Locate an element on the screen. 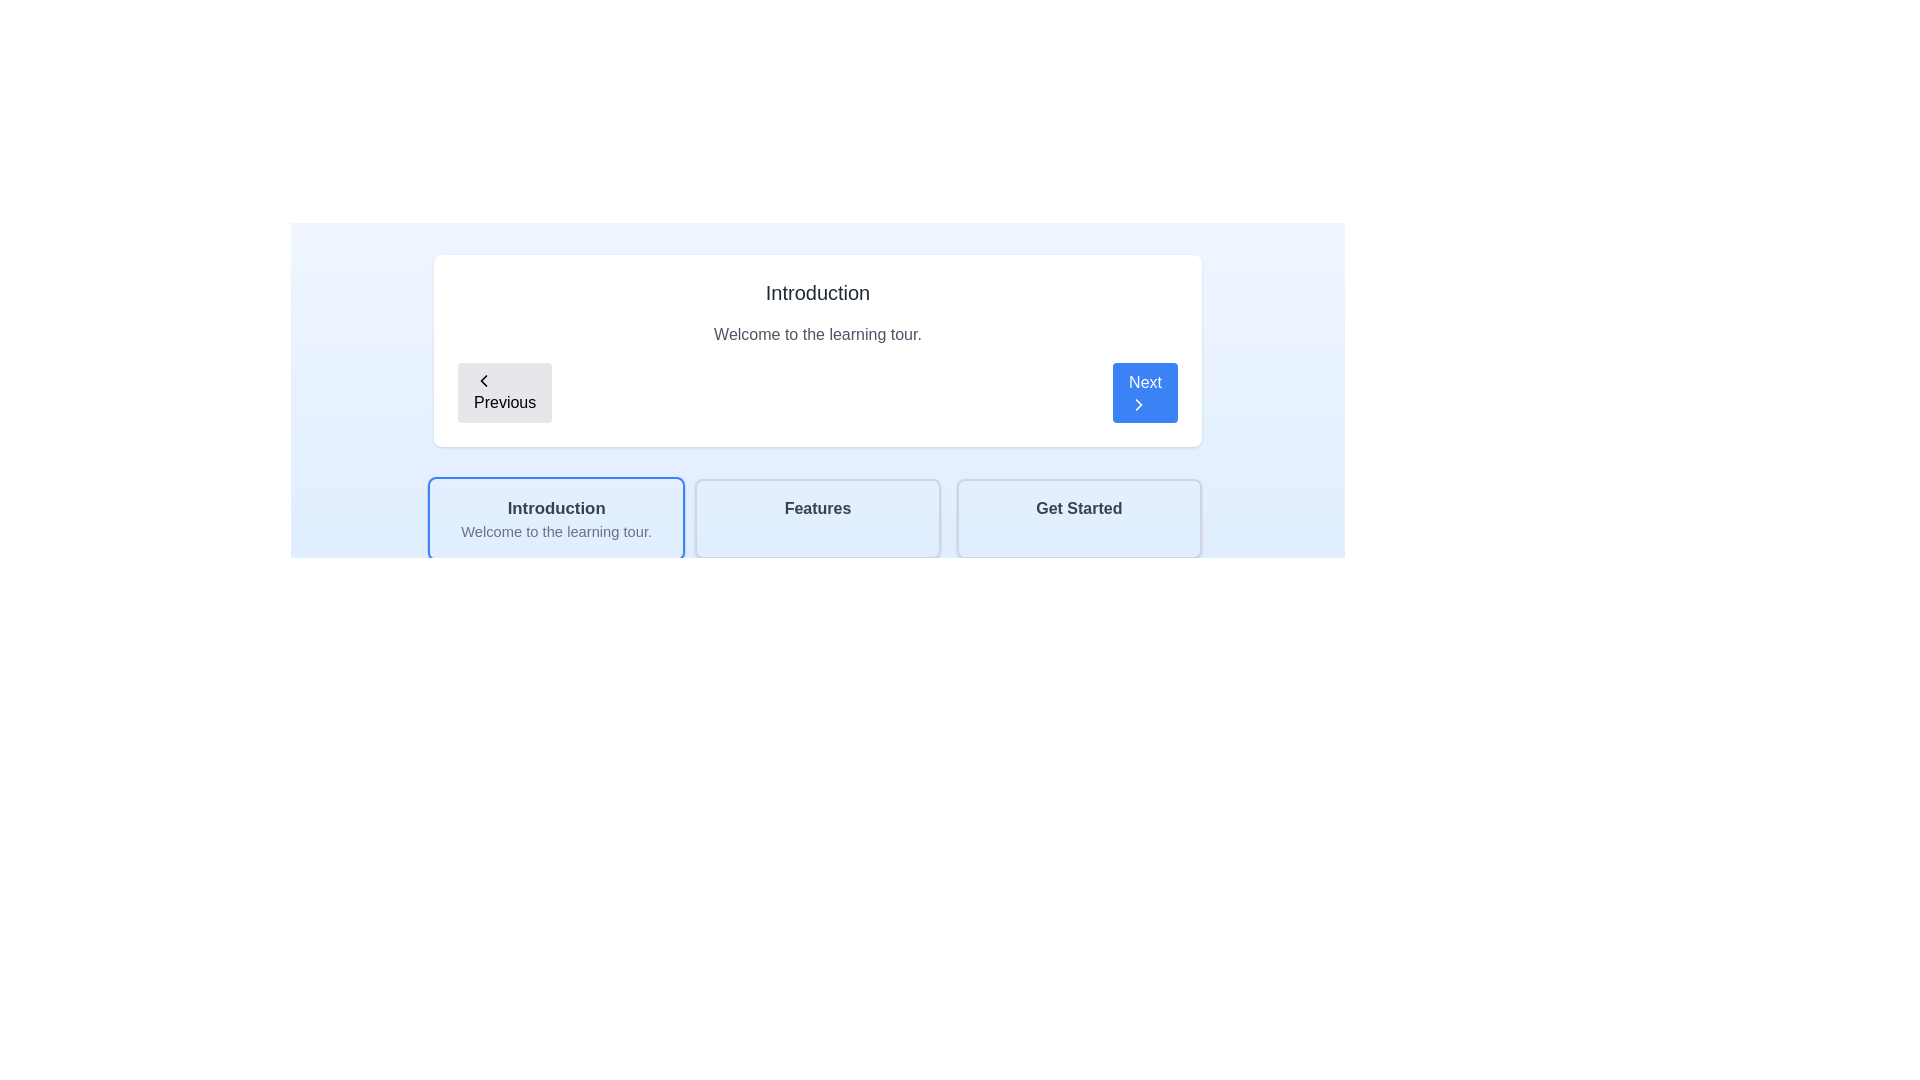 Image resolution: width=1920 pixels, height=1080 pixels. the chevron icon located inside the 'Previous' button at the bottom left of the main content area is located at coordinates (484, 381).